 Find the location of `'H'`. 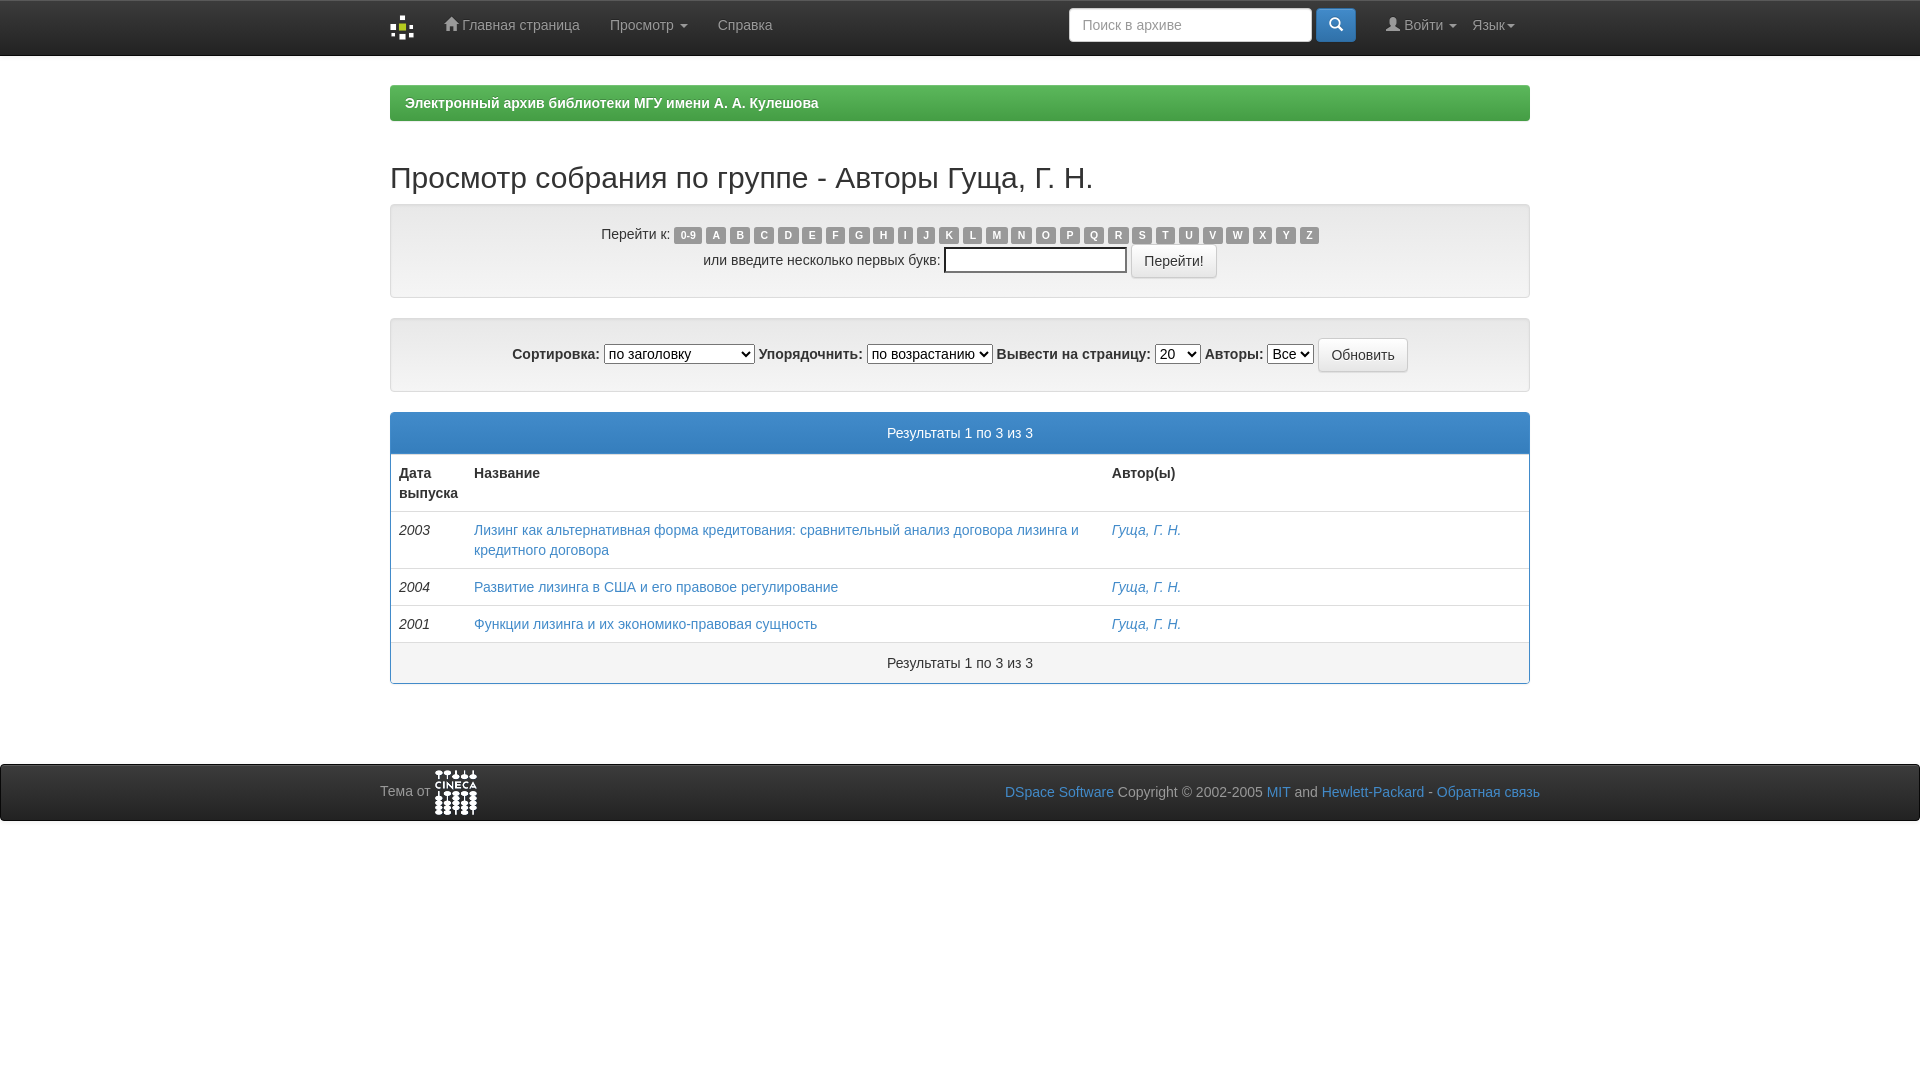

'H' is located at coordinates (882, 234).